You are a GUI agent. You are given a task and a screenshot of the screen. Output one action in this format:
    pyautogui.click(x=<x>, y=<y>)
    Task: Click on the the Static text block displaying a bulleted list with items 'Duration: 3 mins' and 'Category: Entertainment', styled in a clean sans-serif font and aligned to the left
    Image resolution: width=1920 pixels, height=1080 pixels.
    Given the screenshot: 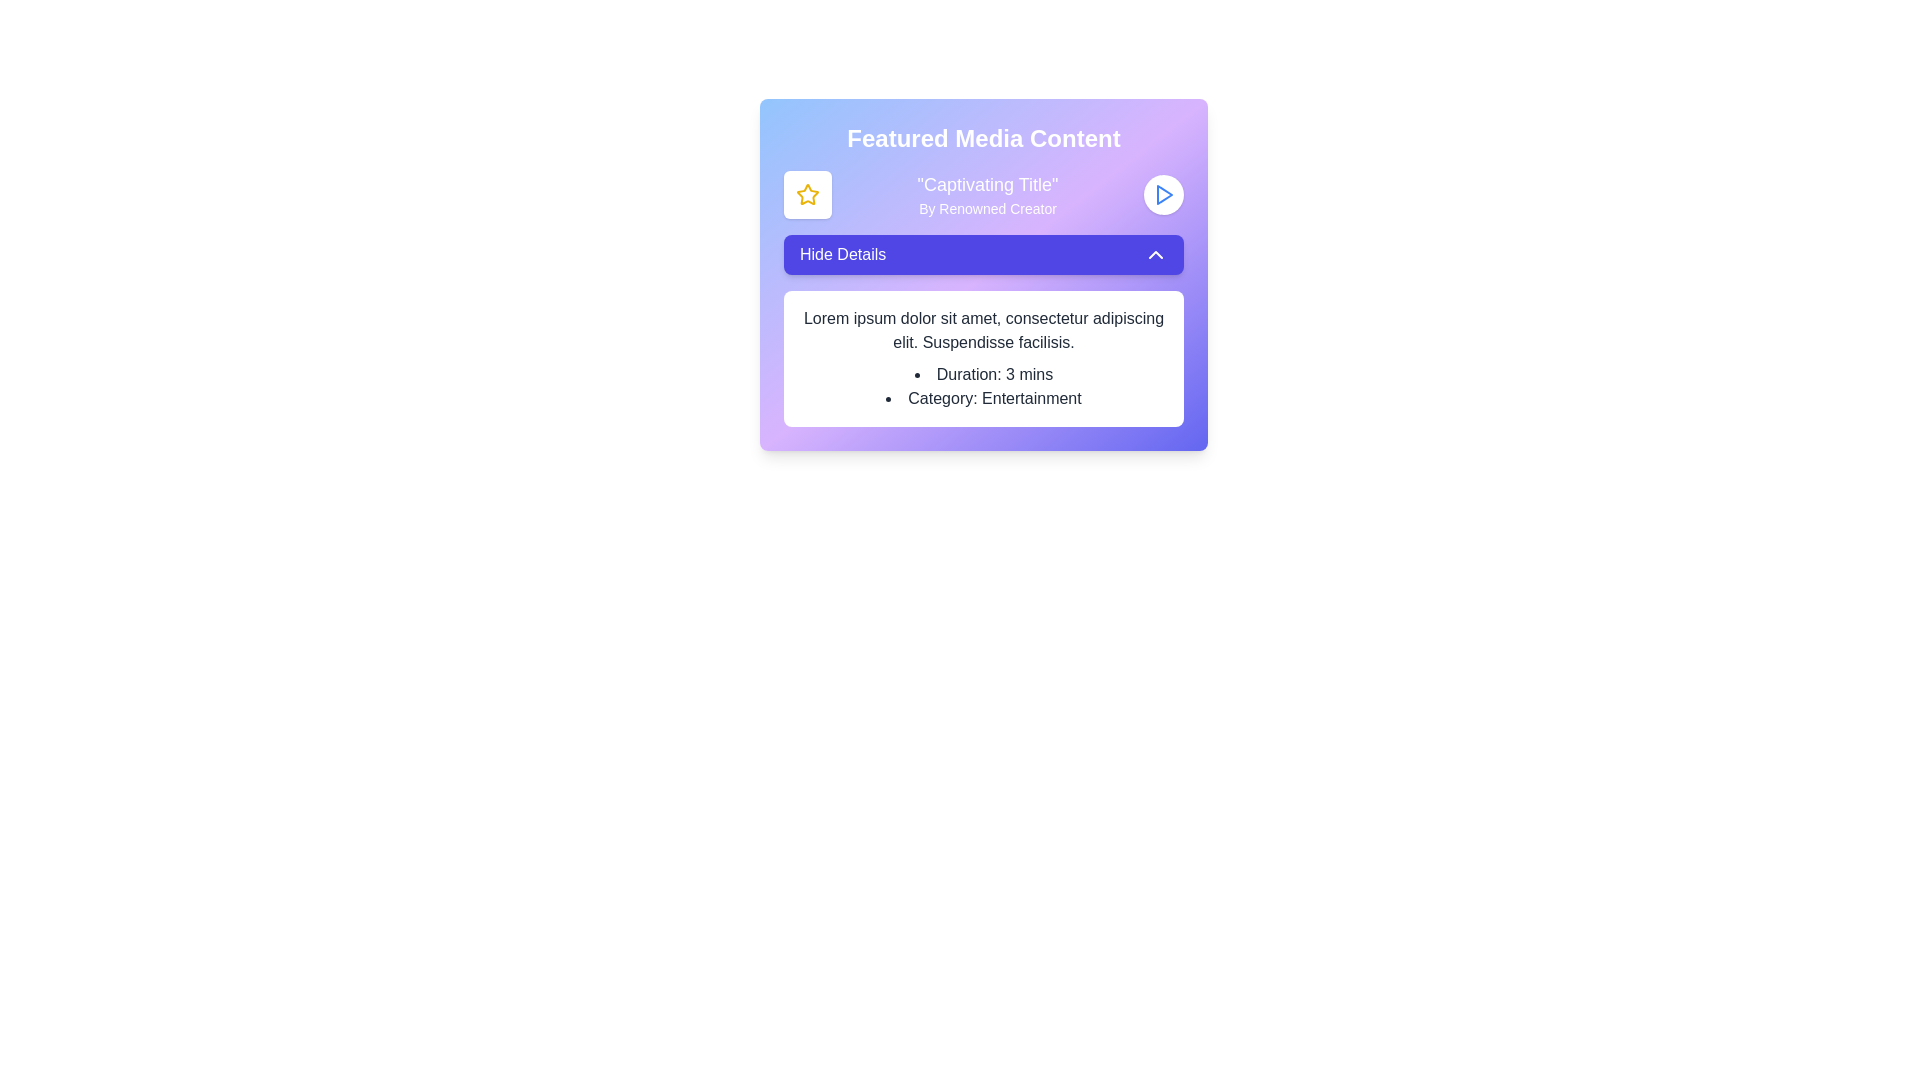 What is the action you would take?
    pyautogui.click(x=983, y=386)
    